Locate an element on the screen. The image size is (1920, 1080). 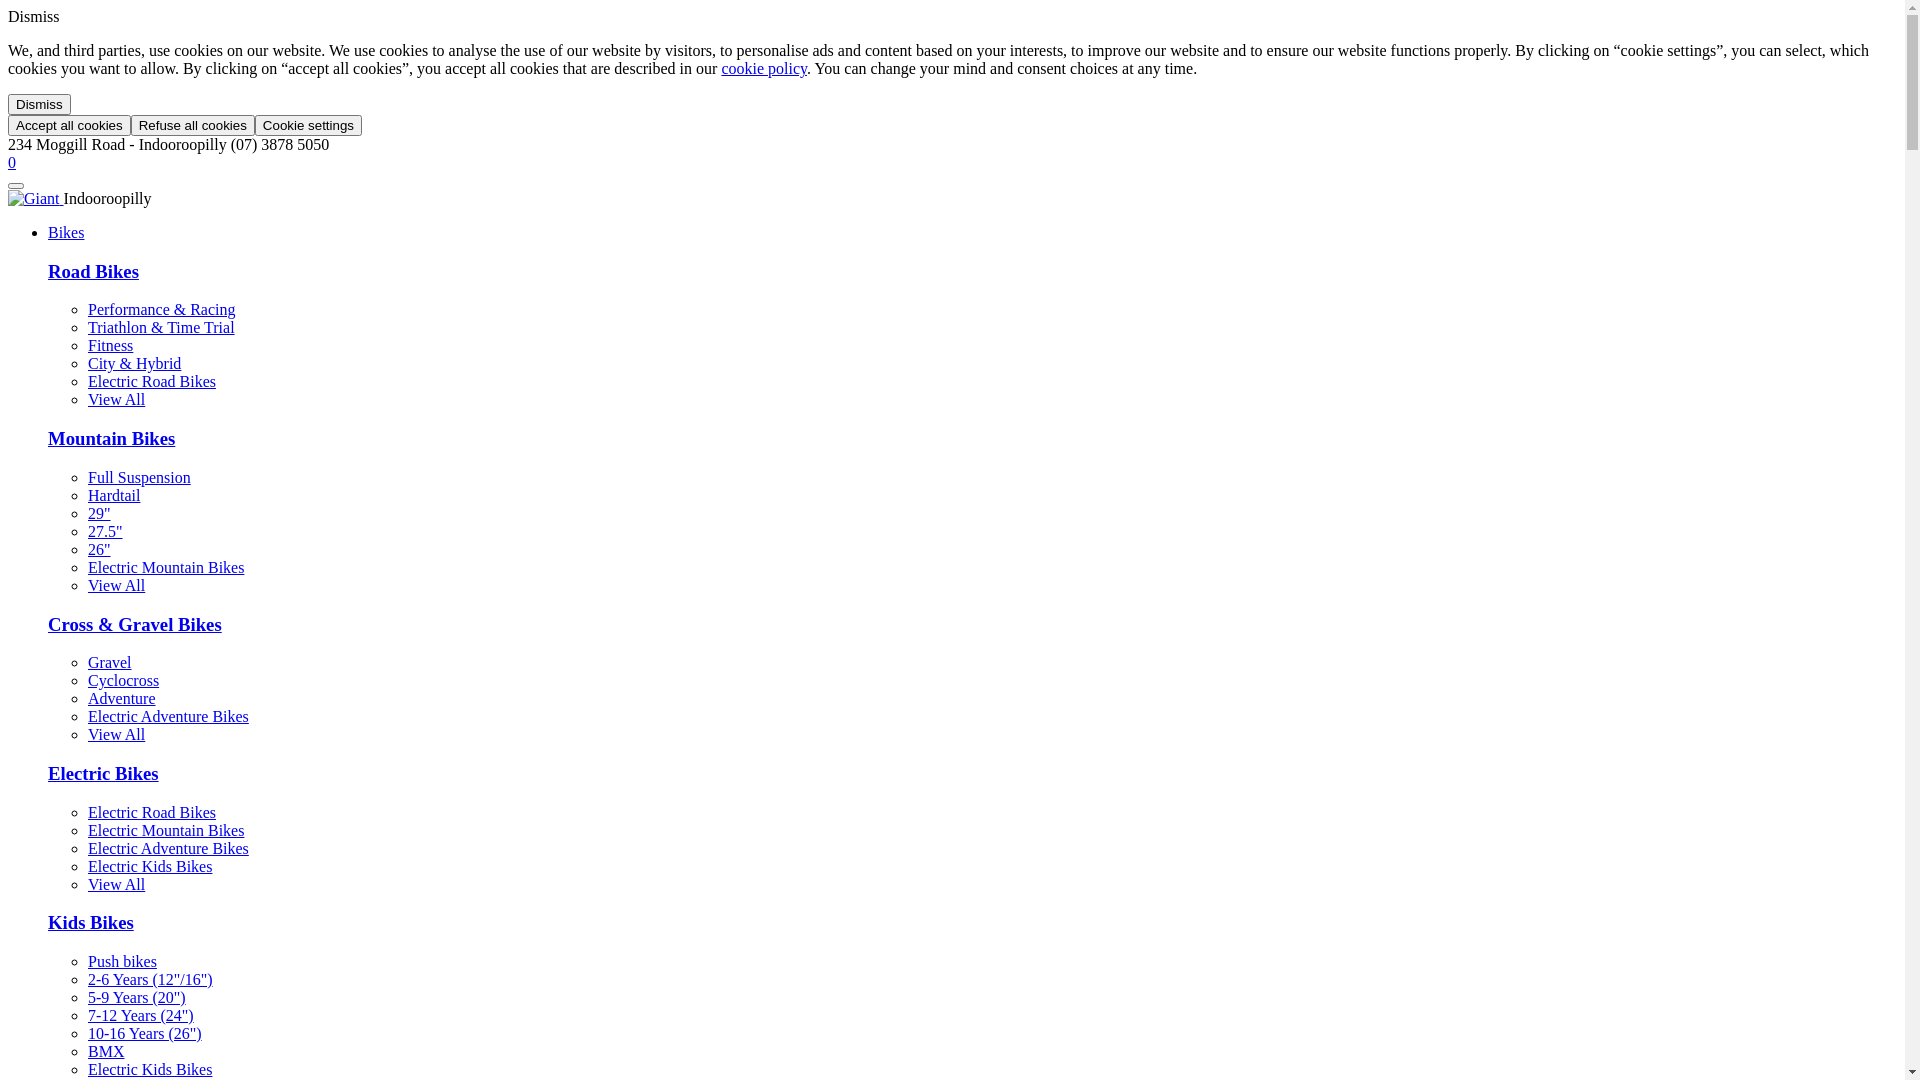
'Cyclocross' is located at coordinates (86, 679).